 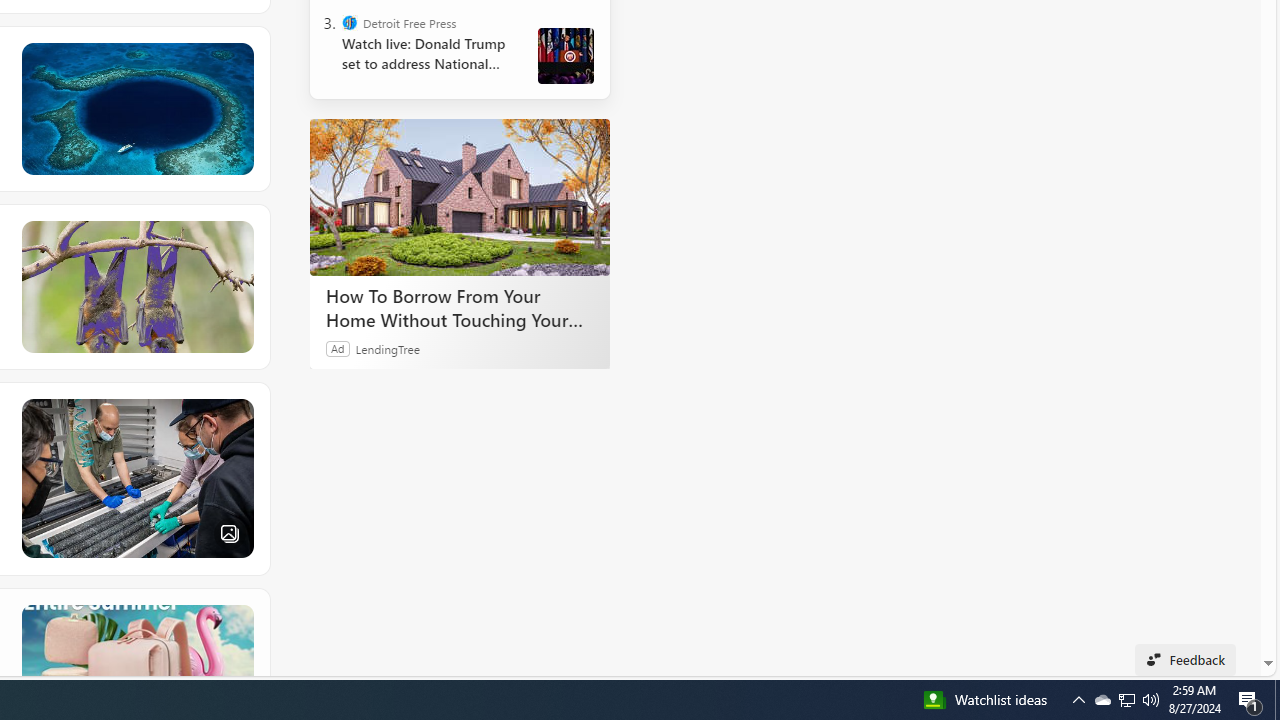 What do you see at coordinates (350, 23) in the screenshot?
I see `'Detroit Free Press'` at bounding box center [350, 23].